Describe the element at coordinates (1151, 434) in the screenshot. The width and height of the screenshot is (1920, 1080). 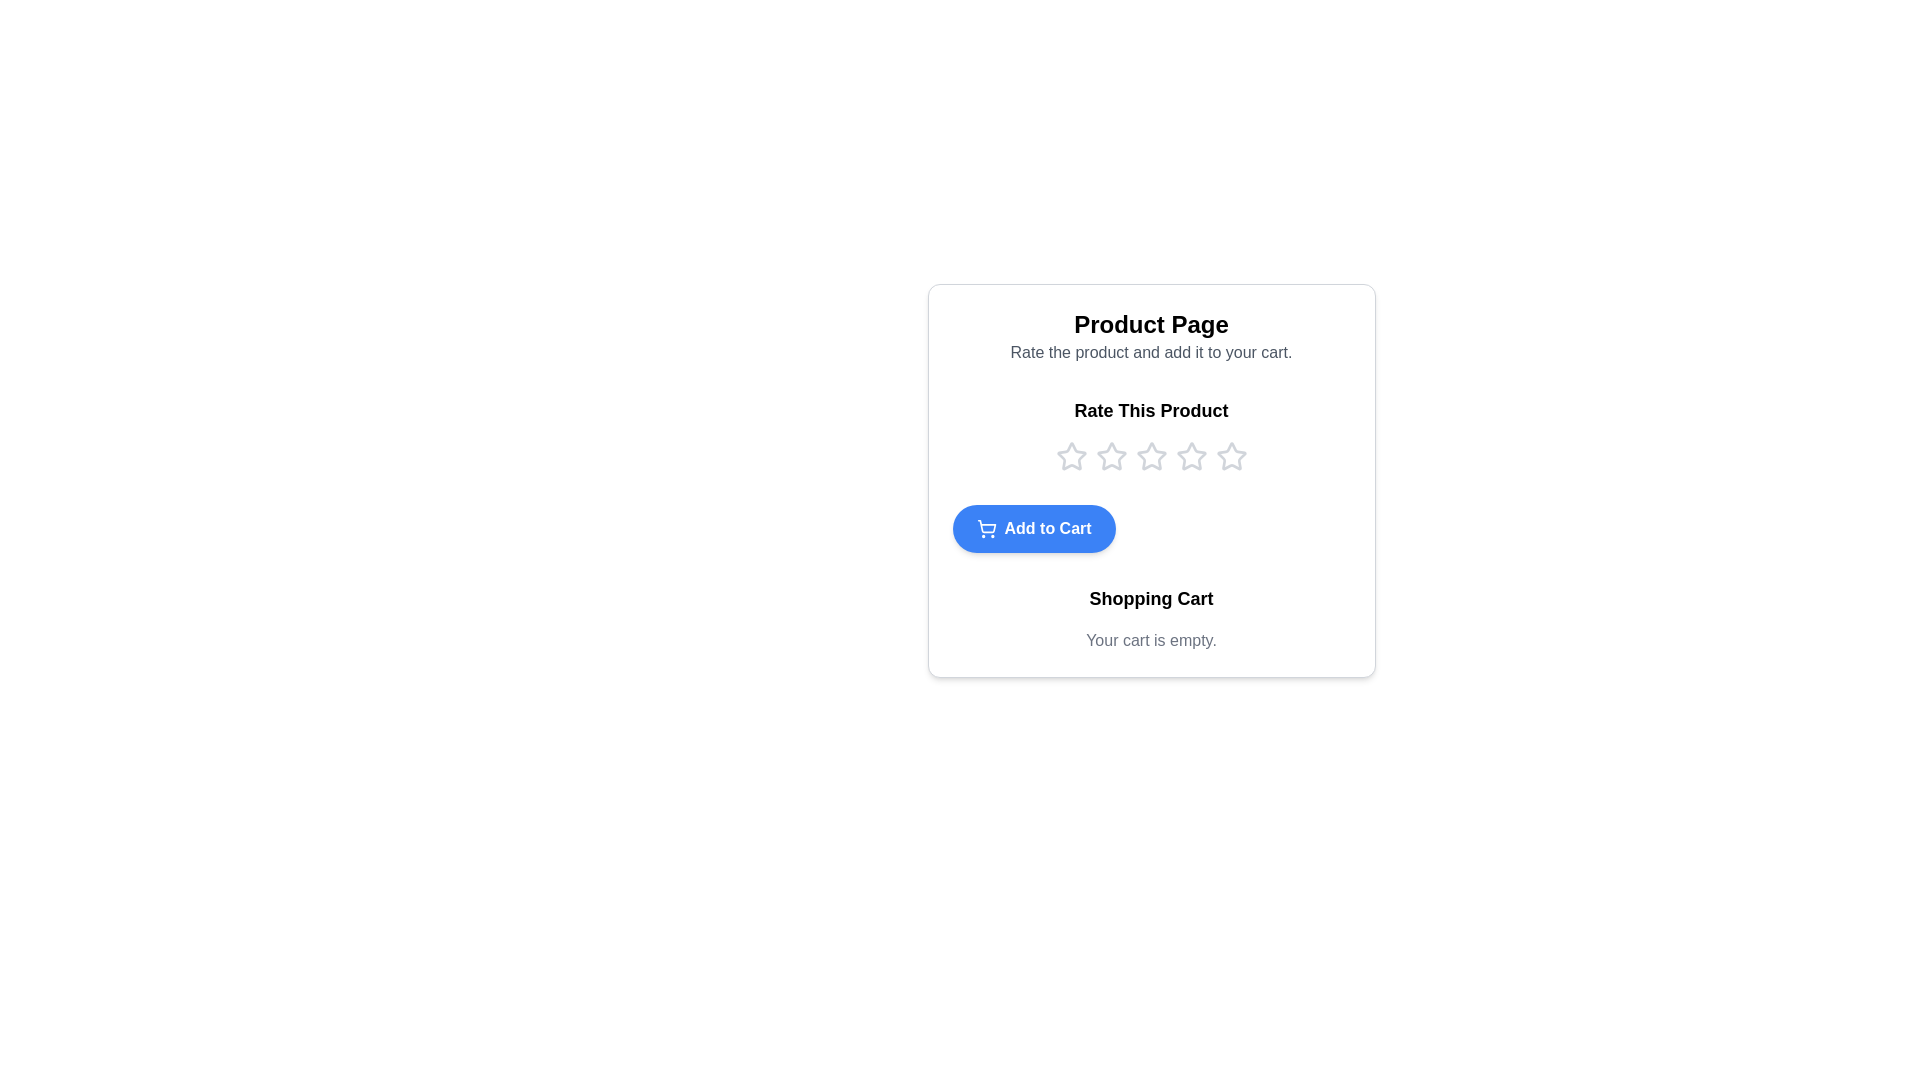
I see `the 'Rate This Product' Rating widget for keyboard interaction by moving the cursor to its center point` at that location.